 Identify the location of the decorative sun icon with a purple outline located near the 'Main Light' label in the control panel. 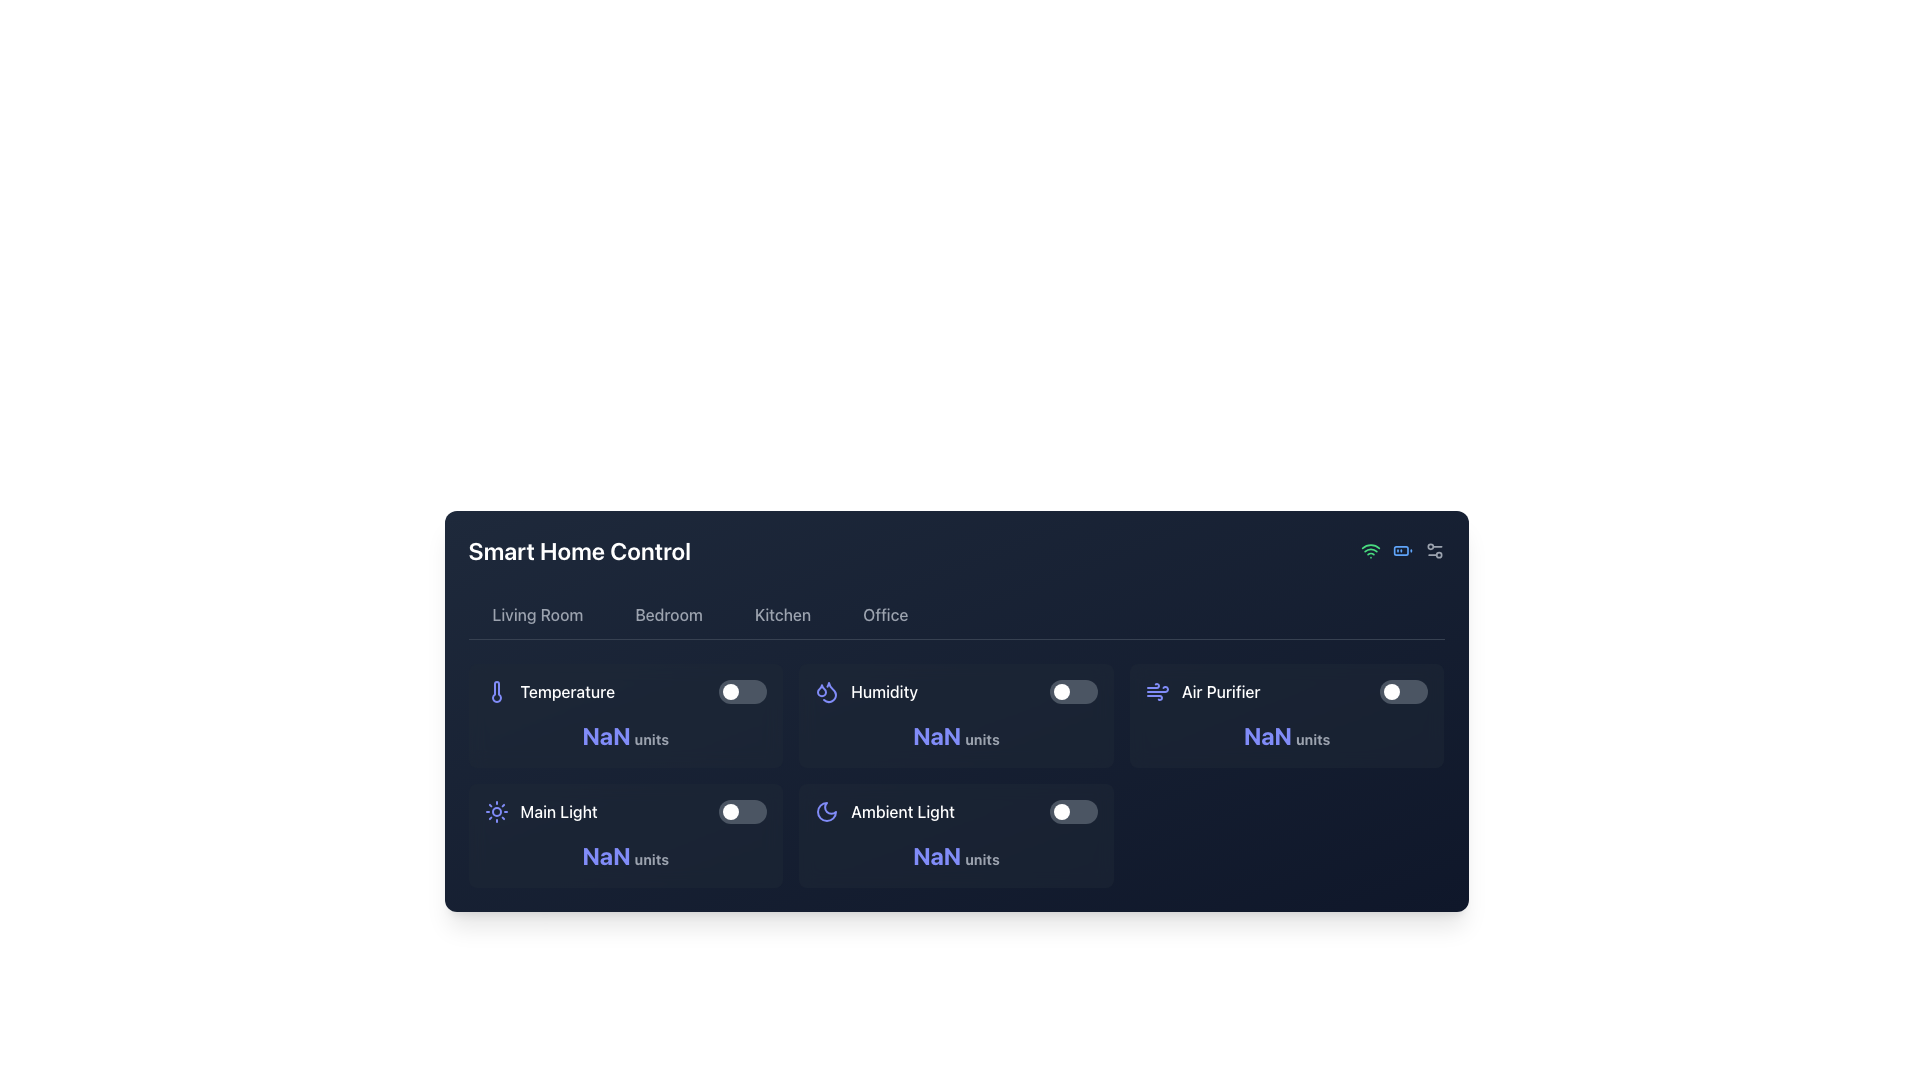
(496, 812).